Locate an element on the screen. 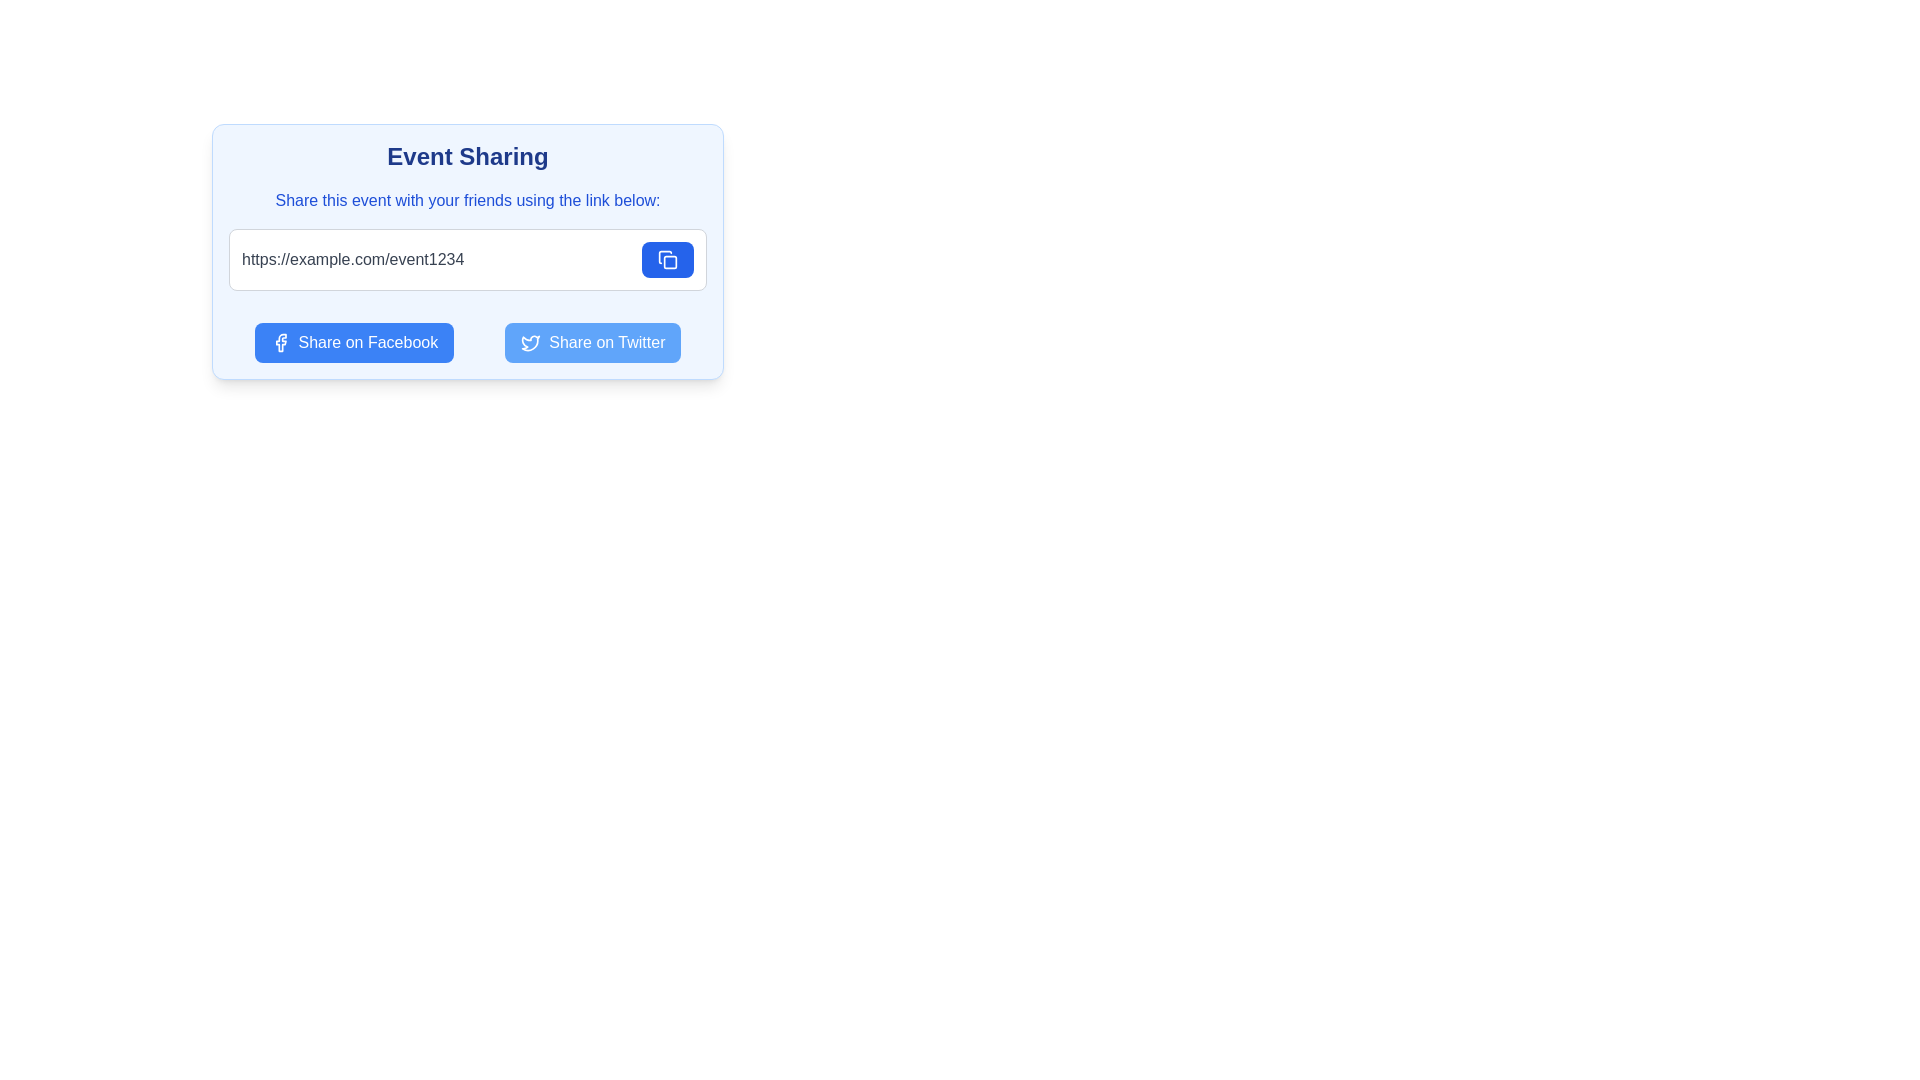 The height and width of the screenshot is (1080, 1920). the Decorative component (SVG rectangle) with rounded corners, located in the upper left corner of the SVG icon next to the URL text input box is located at coordinates (670, 261).